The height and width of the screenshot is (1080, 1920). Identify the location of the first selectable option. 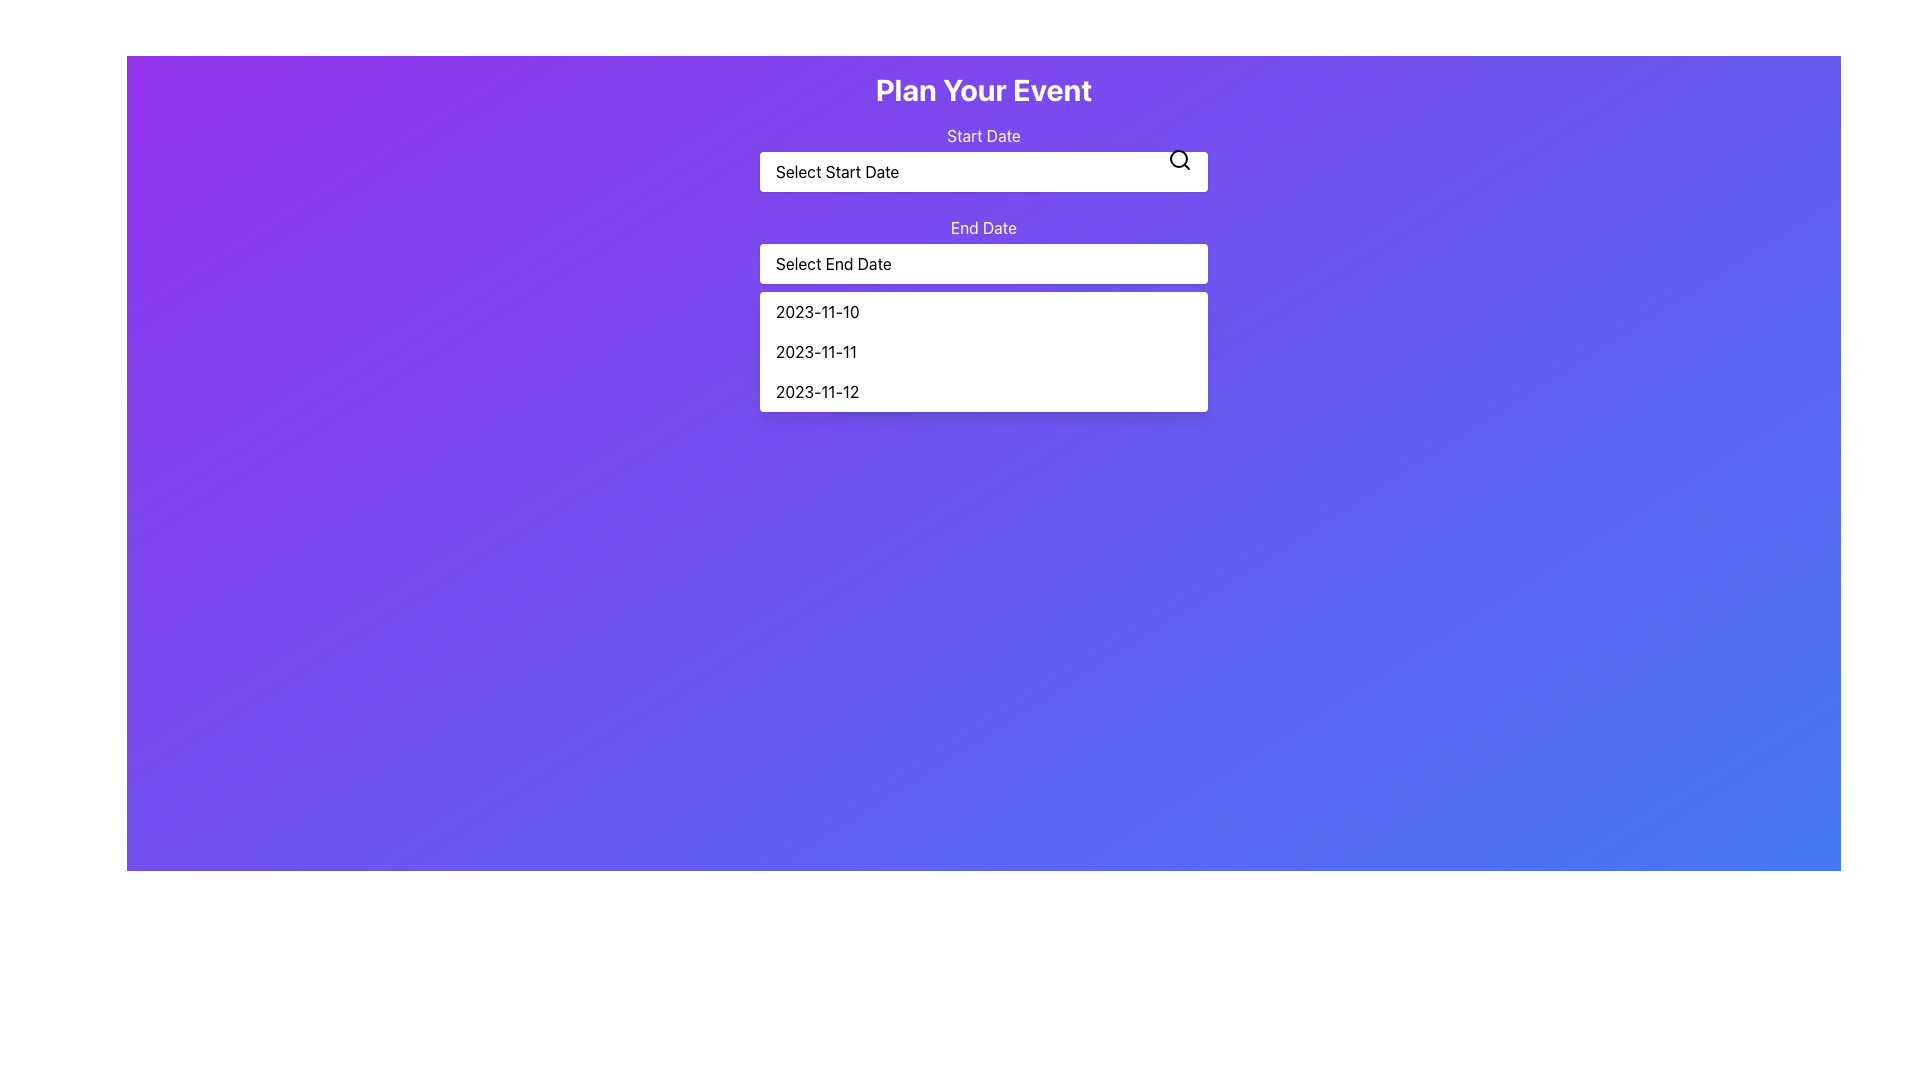
(983, 312).